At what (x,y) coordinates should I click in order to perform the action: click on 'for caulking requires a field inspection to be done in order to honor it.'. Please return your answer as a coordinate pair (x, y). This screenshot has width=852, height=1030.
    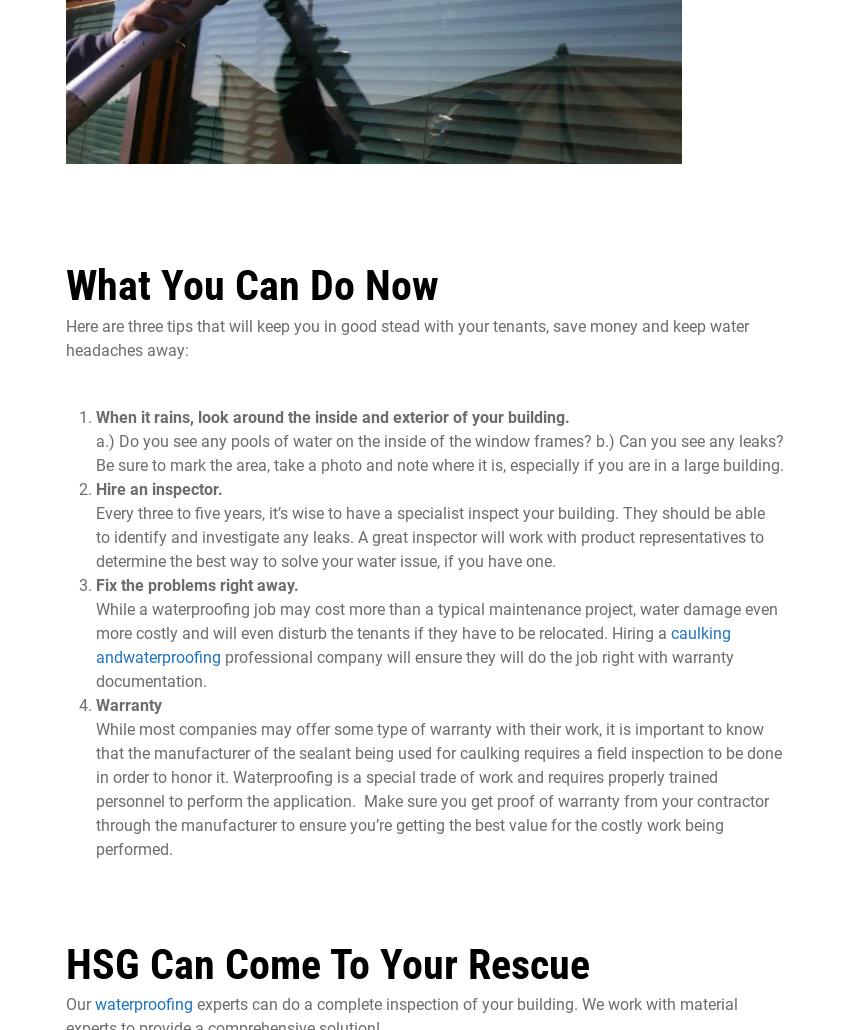
    Looking at the image, I should click on (438, 764).